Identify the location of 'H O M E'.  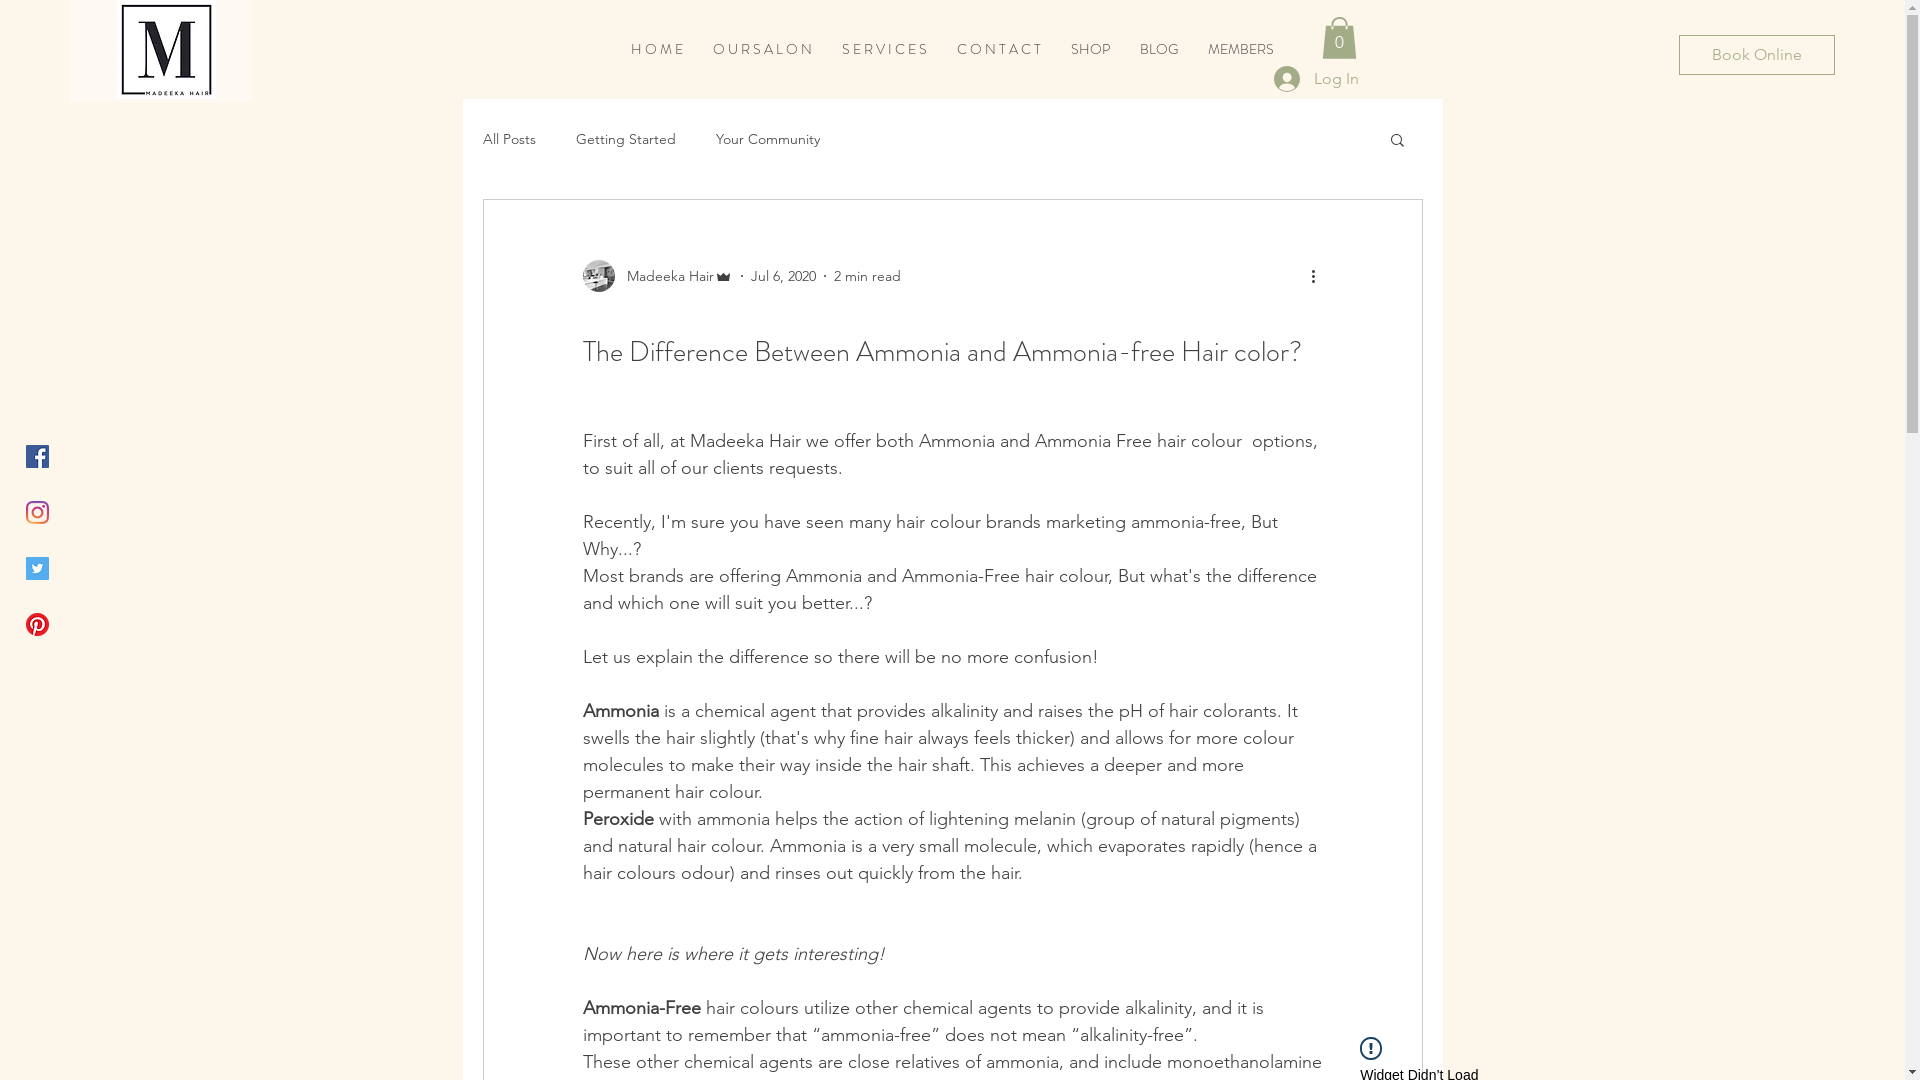
(657, 48).